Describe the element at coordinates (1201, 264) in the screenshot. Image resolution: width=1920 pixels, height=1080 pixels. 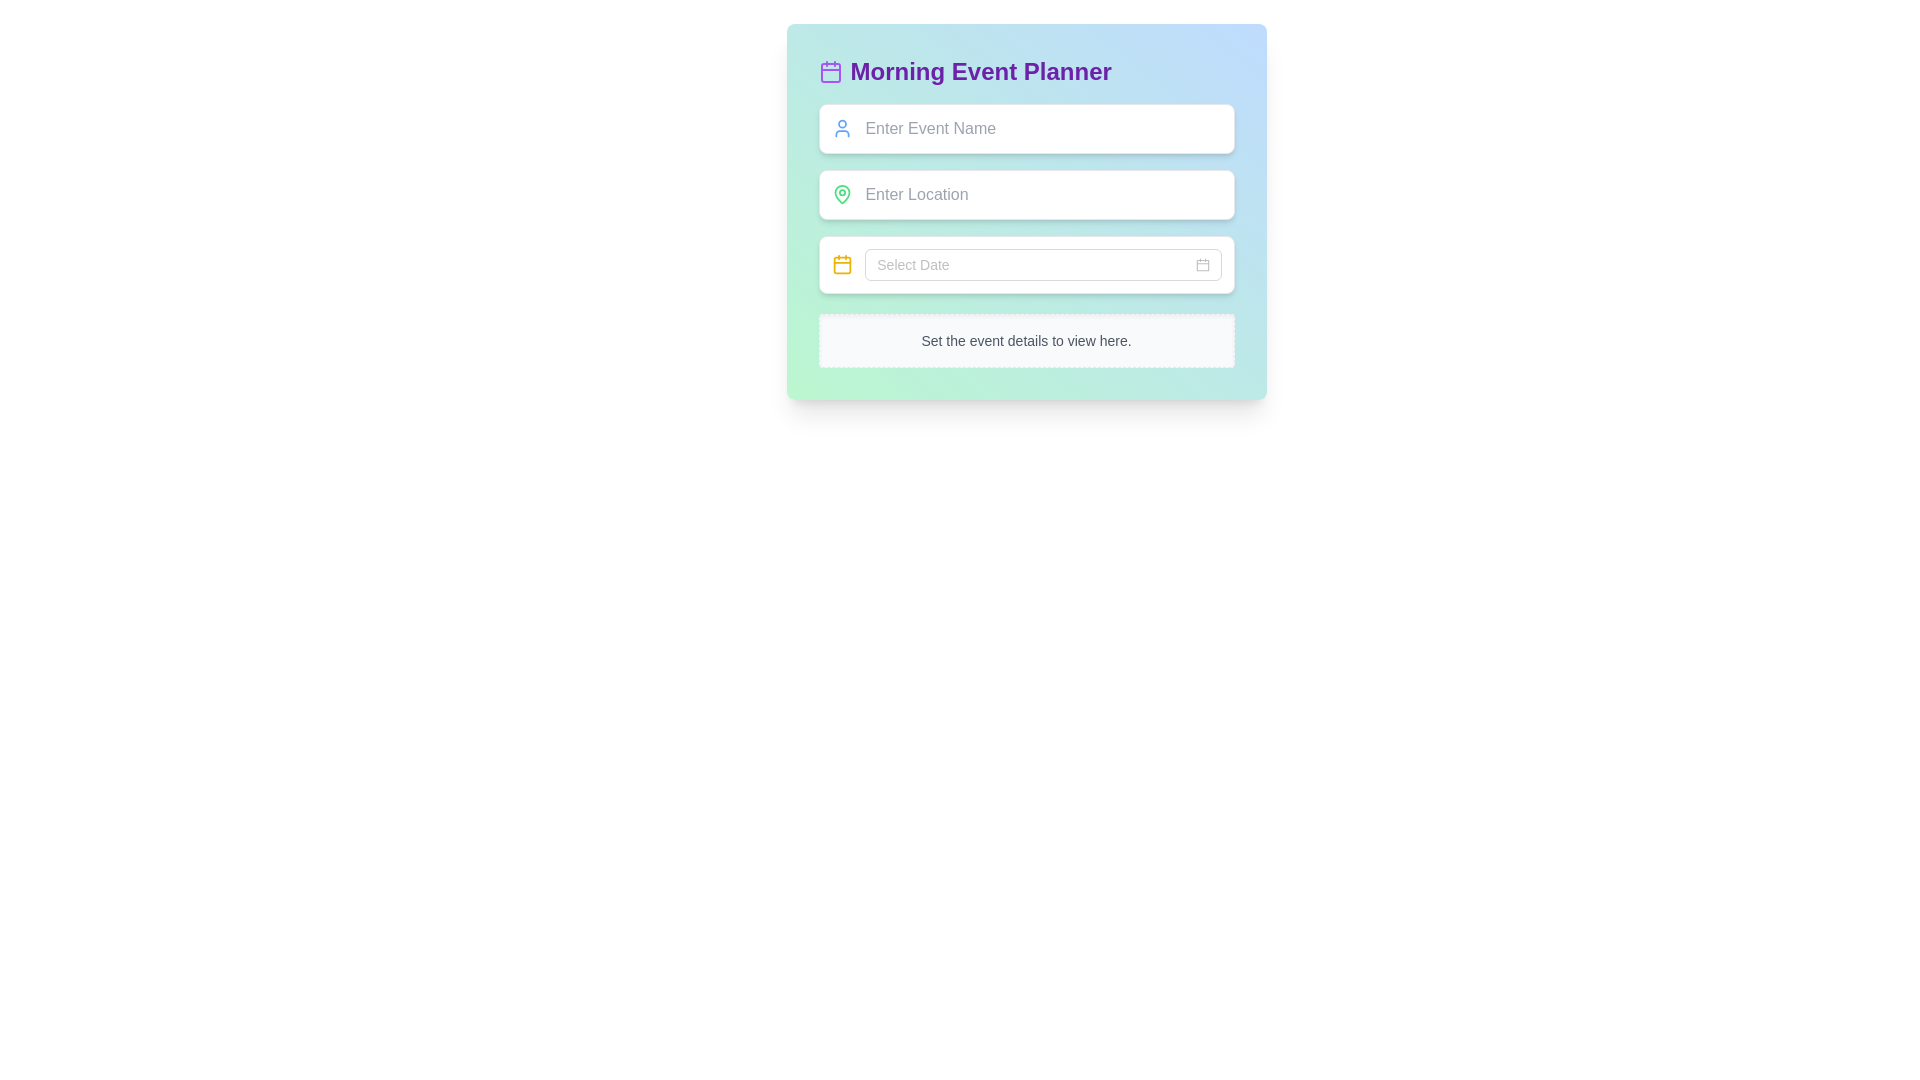
I see `the Calendar icon located on the far right side of the 'Select Date' input field` at that location.